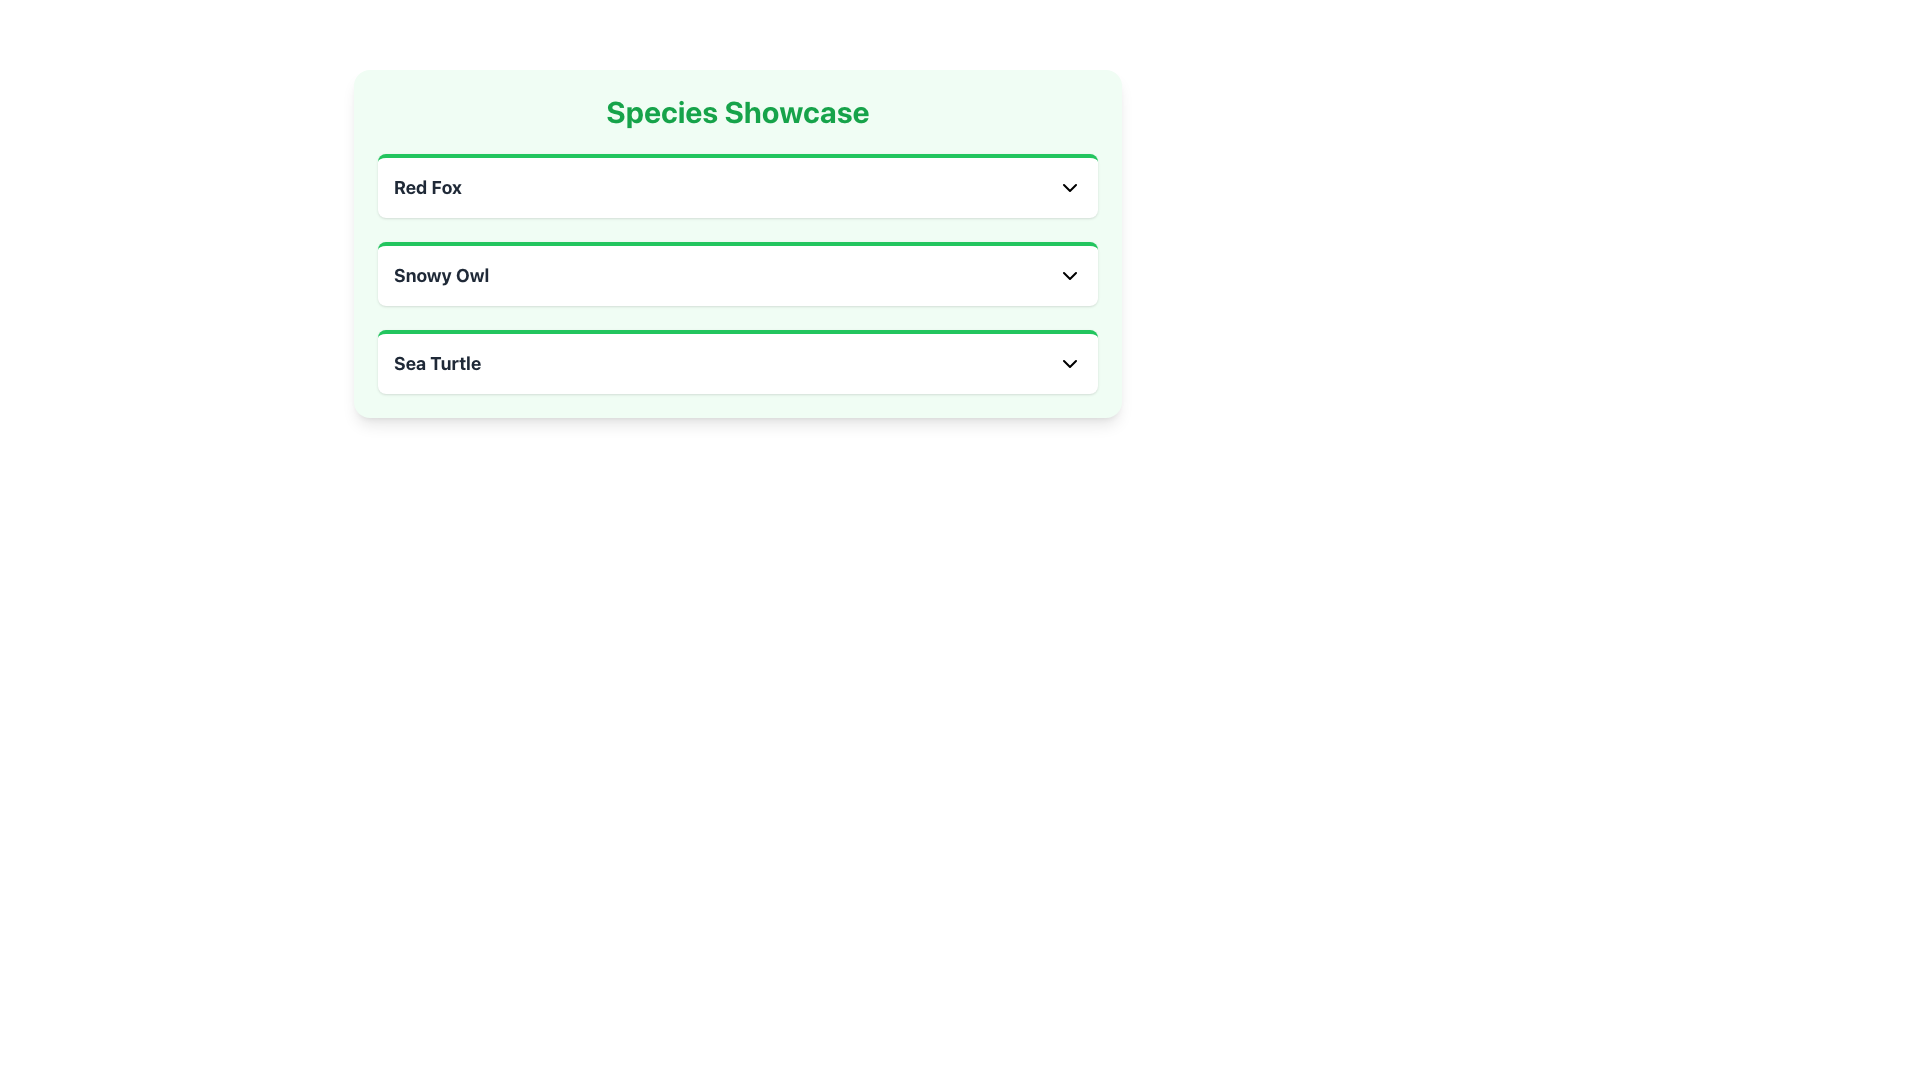 Image resolution: width=1920 pixels, height=1080 pixels. What do you see at coordinates (436, 363) in the screenshot?
I see `the text label identifying the third entry in the species list, located centrally at the bottom of the vertical list` at bounding box center [436, 363].